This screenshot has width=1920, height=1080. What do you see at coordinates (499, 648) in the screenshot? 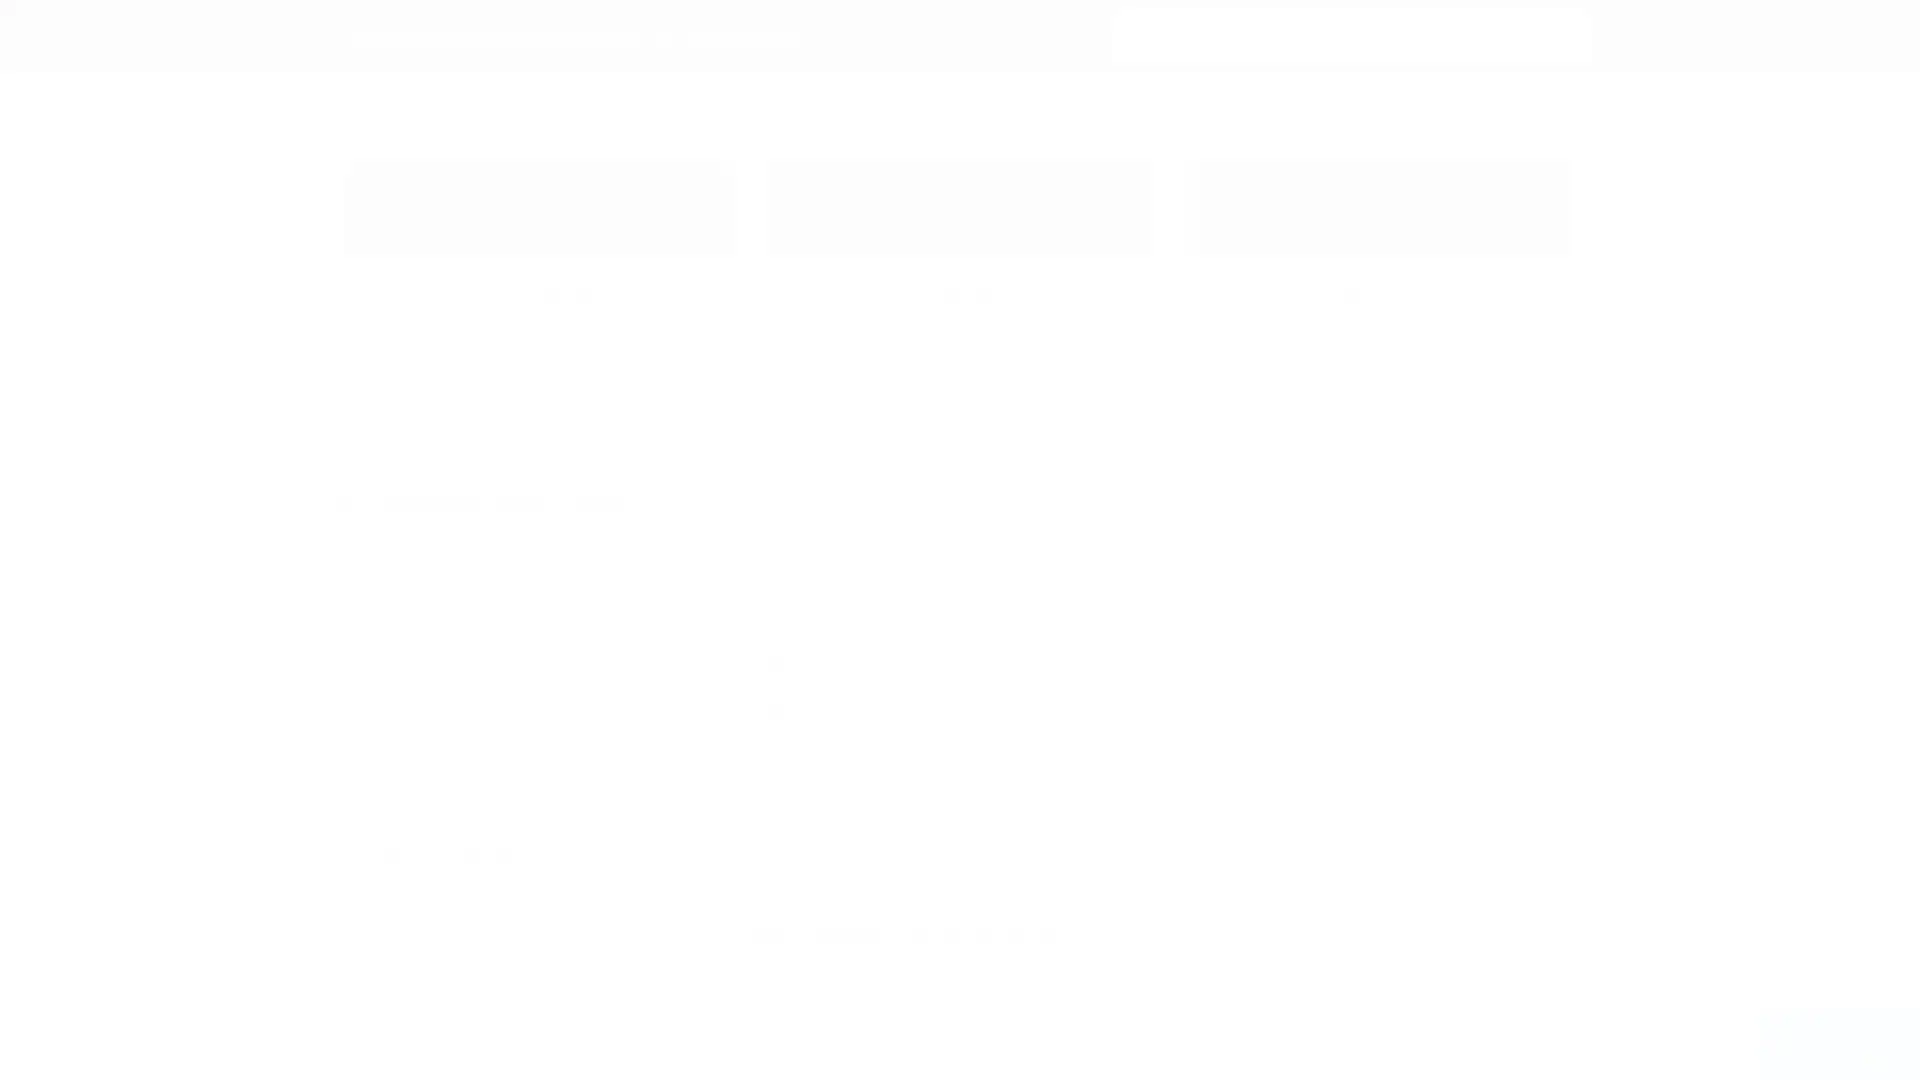
I see `Audio & video` at bounding box center [499, 648].